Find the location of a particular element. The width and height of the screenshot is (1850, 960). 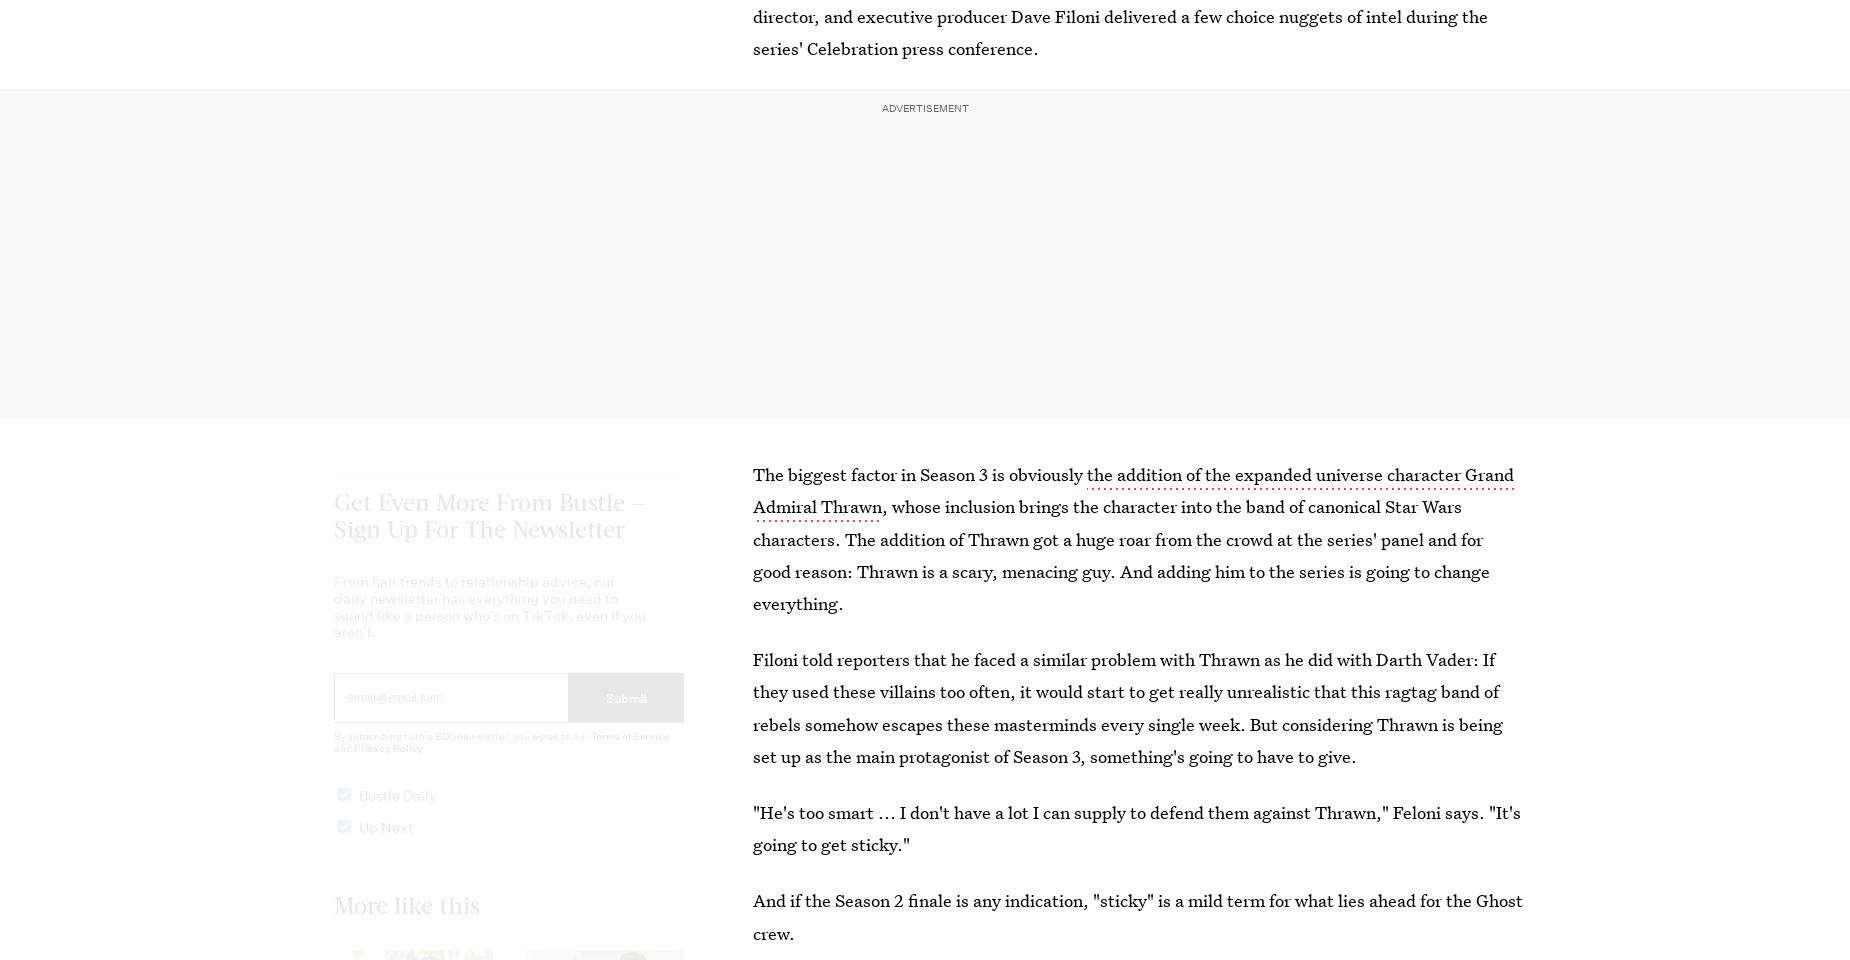

'Up Next' is located at coordinates (384, 844).